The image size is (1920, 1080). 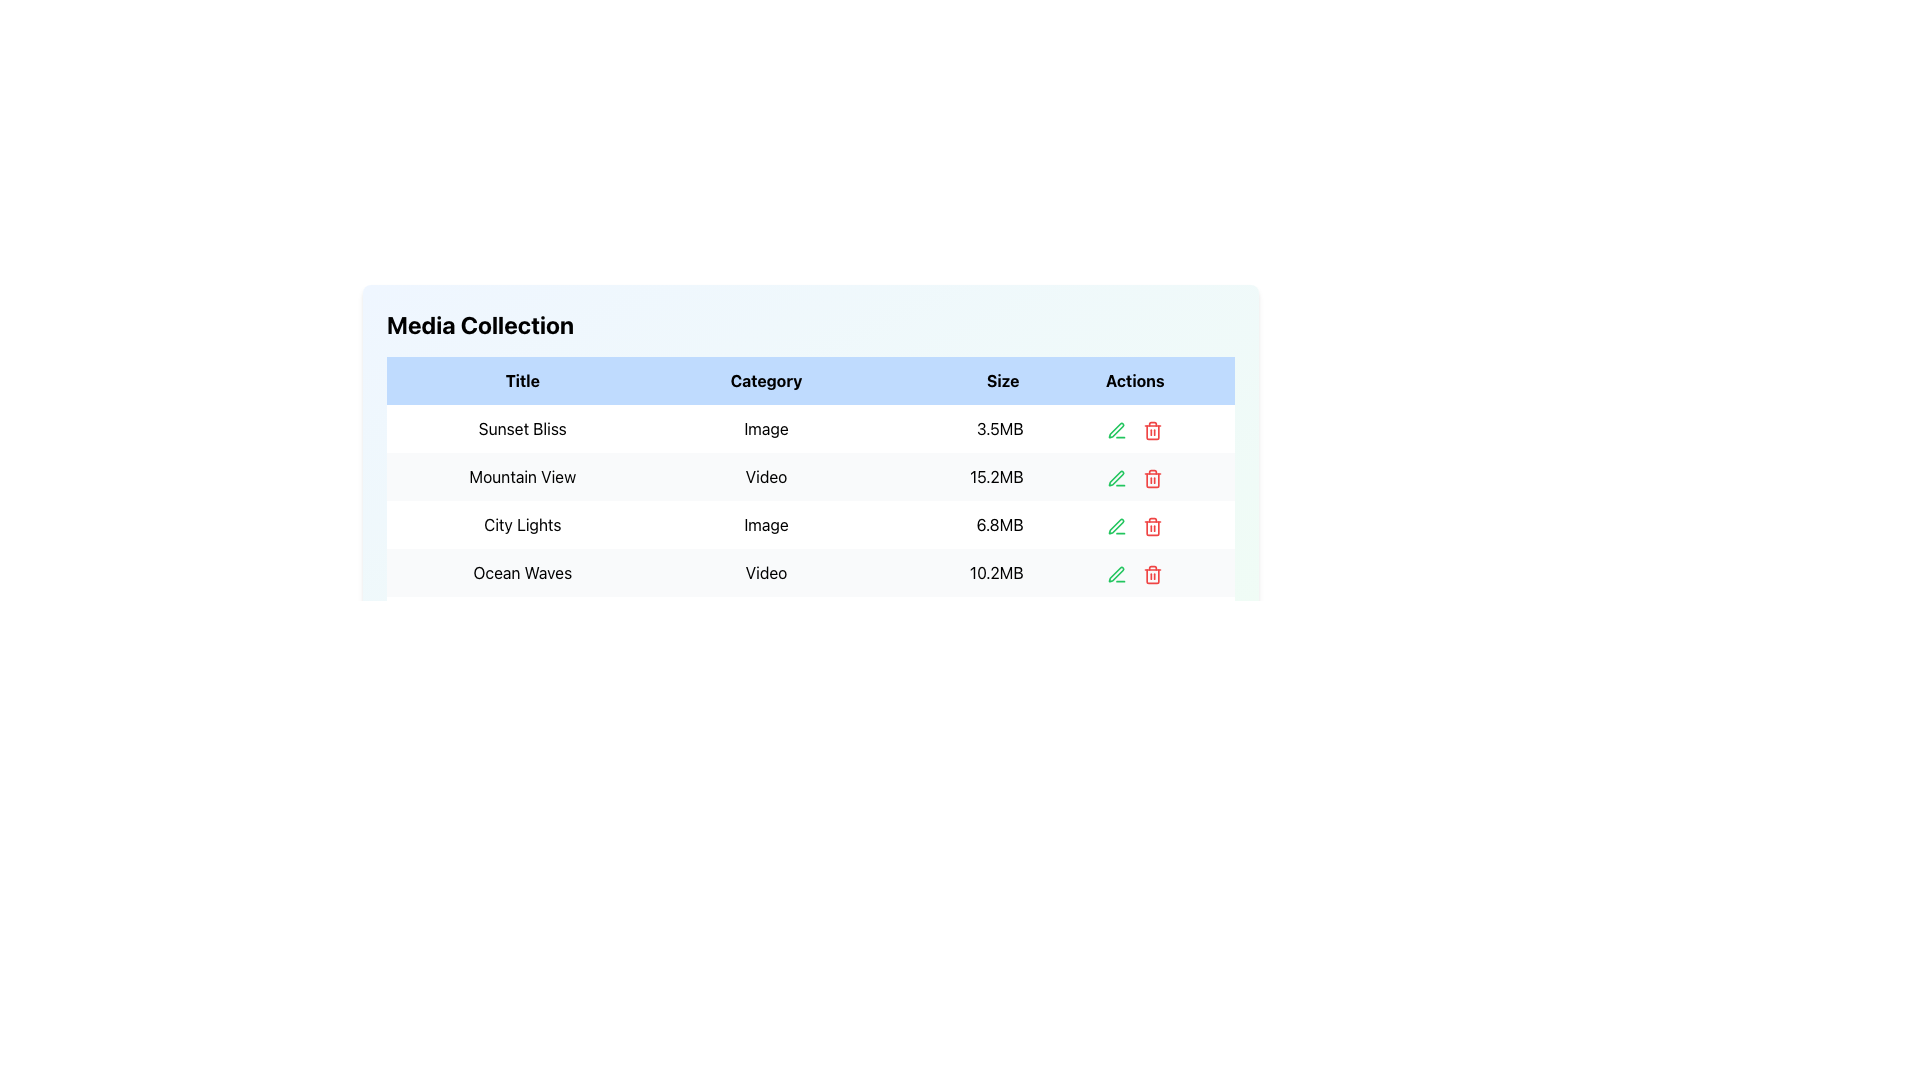 I want to click on the empty table cell in the last column of the last row, which is part of the 'Actions' column, so click(x=1135, y=620).